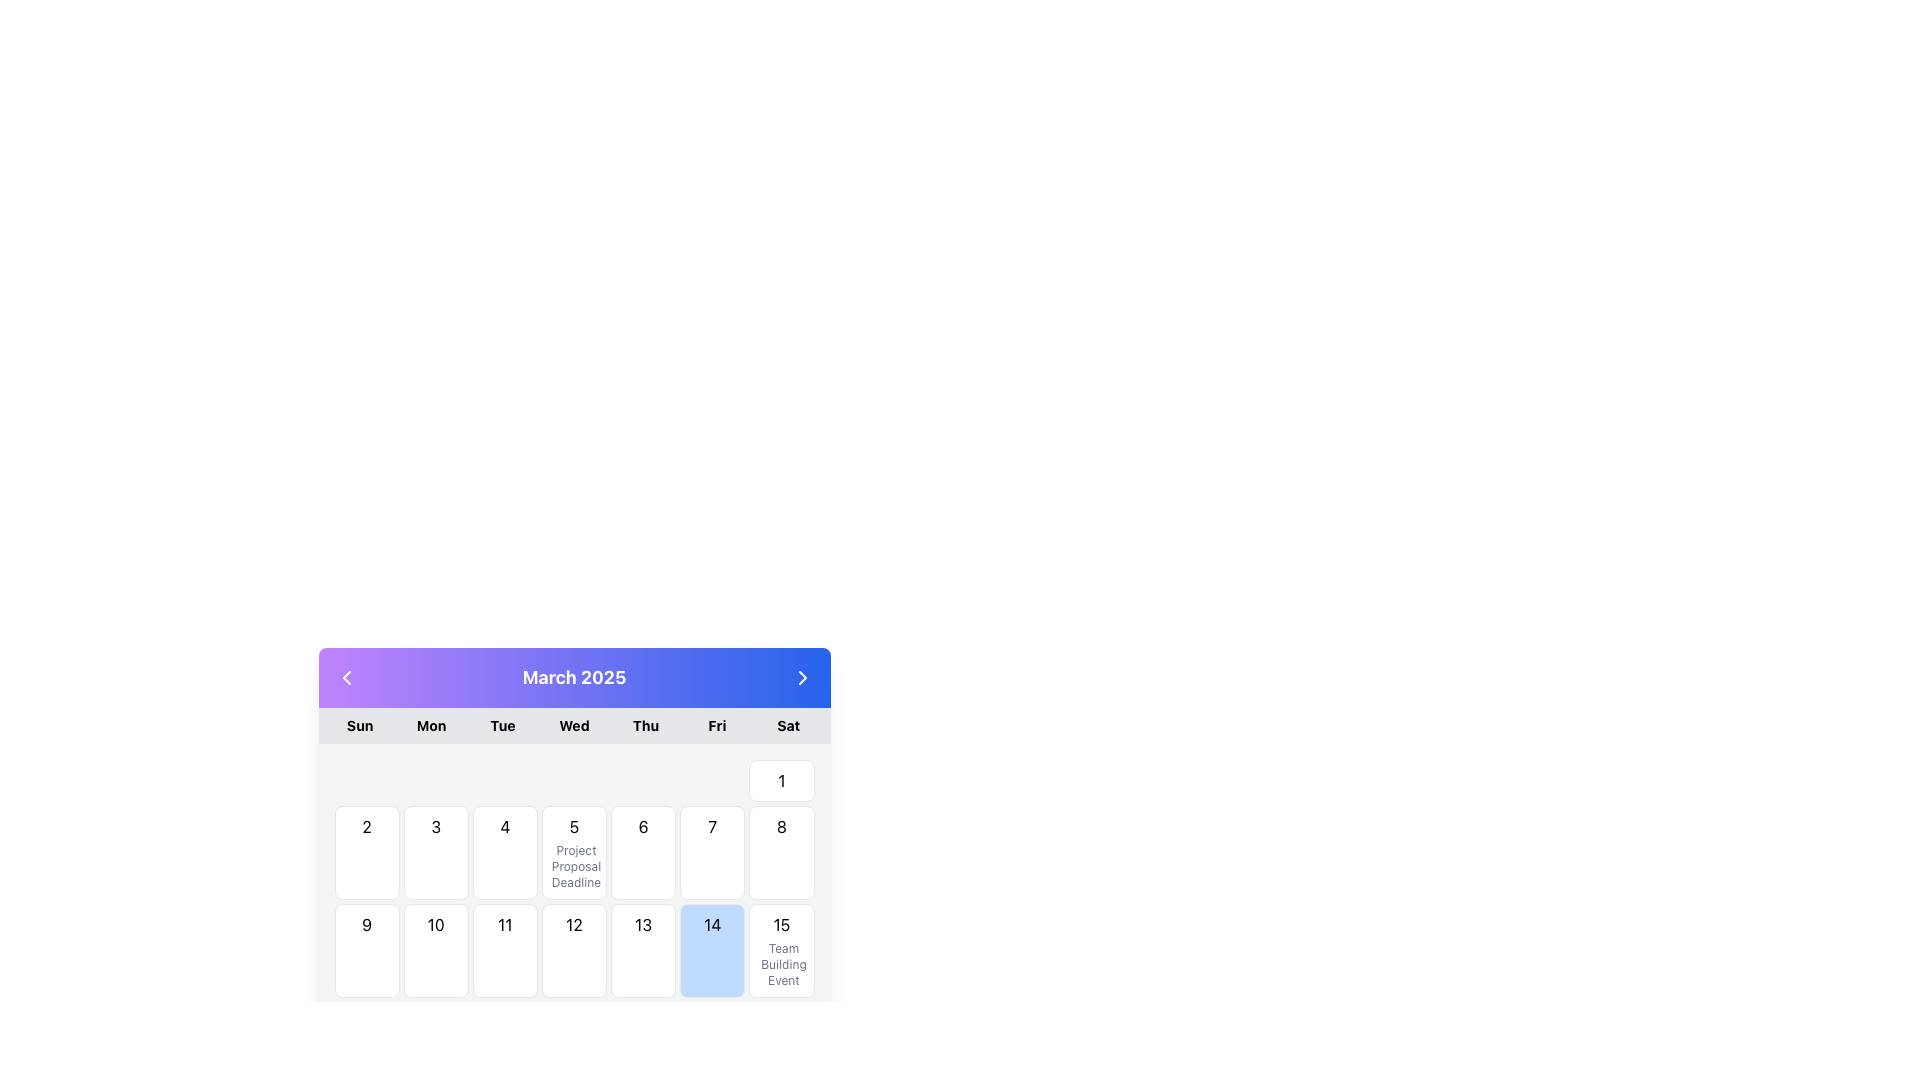 This screenshot has width=1920, height=1080. What do you see at coordinates (781, 852) in the screenshot?
I see `the calendar tile for the 8th day, which has a white background and displays the number '8'` at bounding box center [781, 852].